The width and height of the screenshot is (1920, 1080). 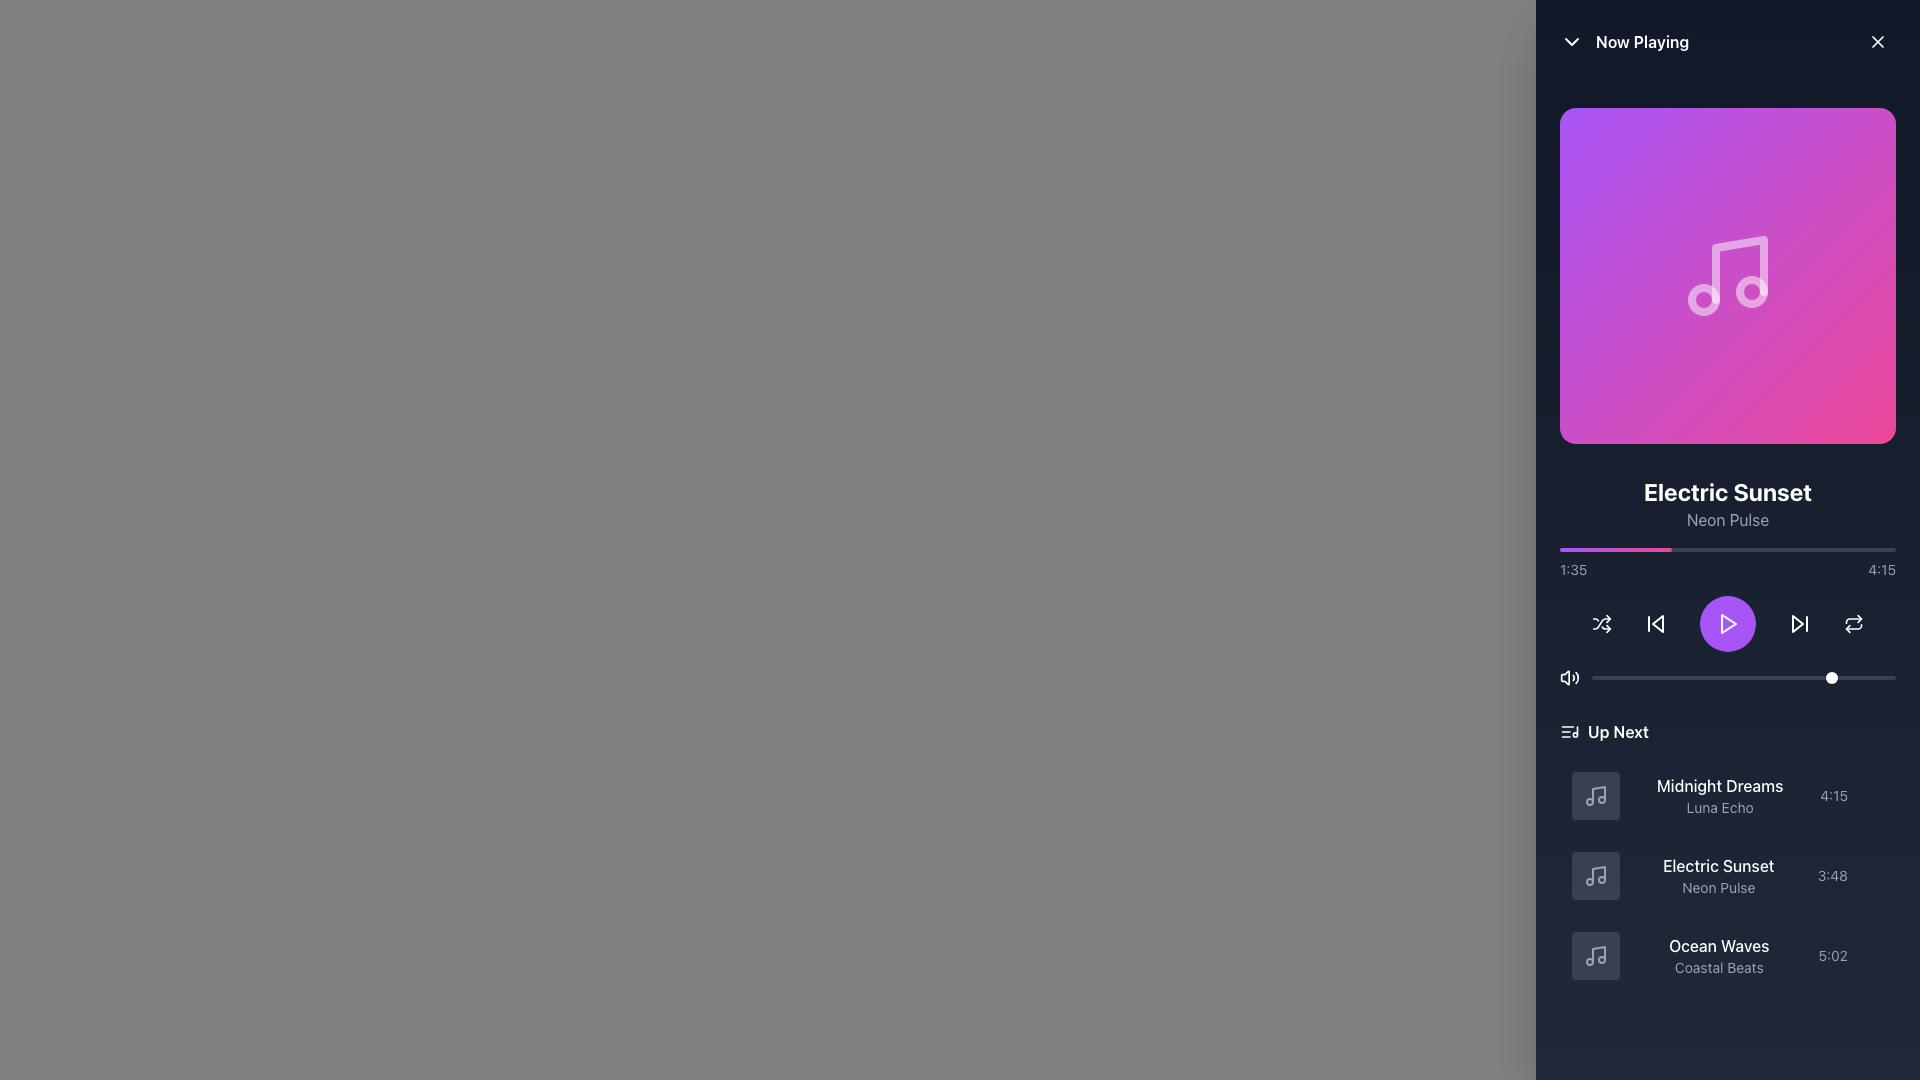 I want to click on the title 'Ocean Waves' of the third item in the 'Up Next' list, so click(x=1727, y=955).